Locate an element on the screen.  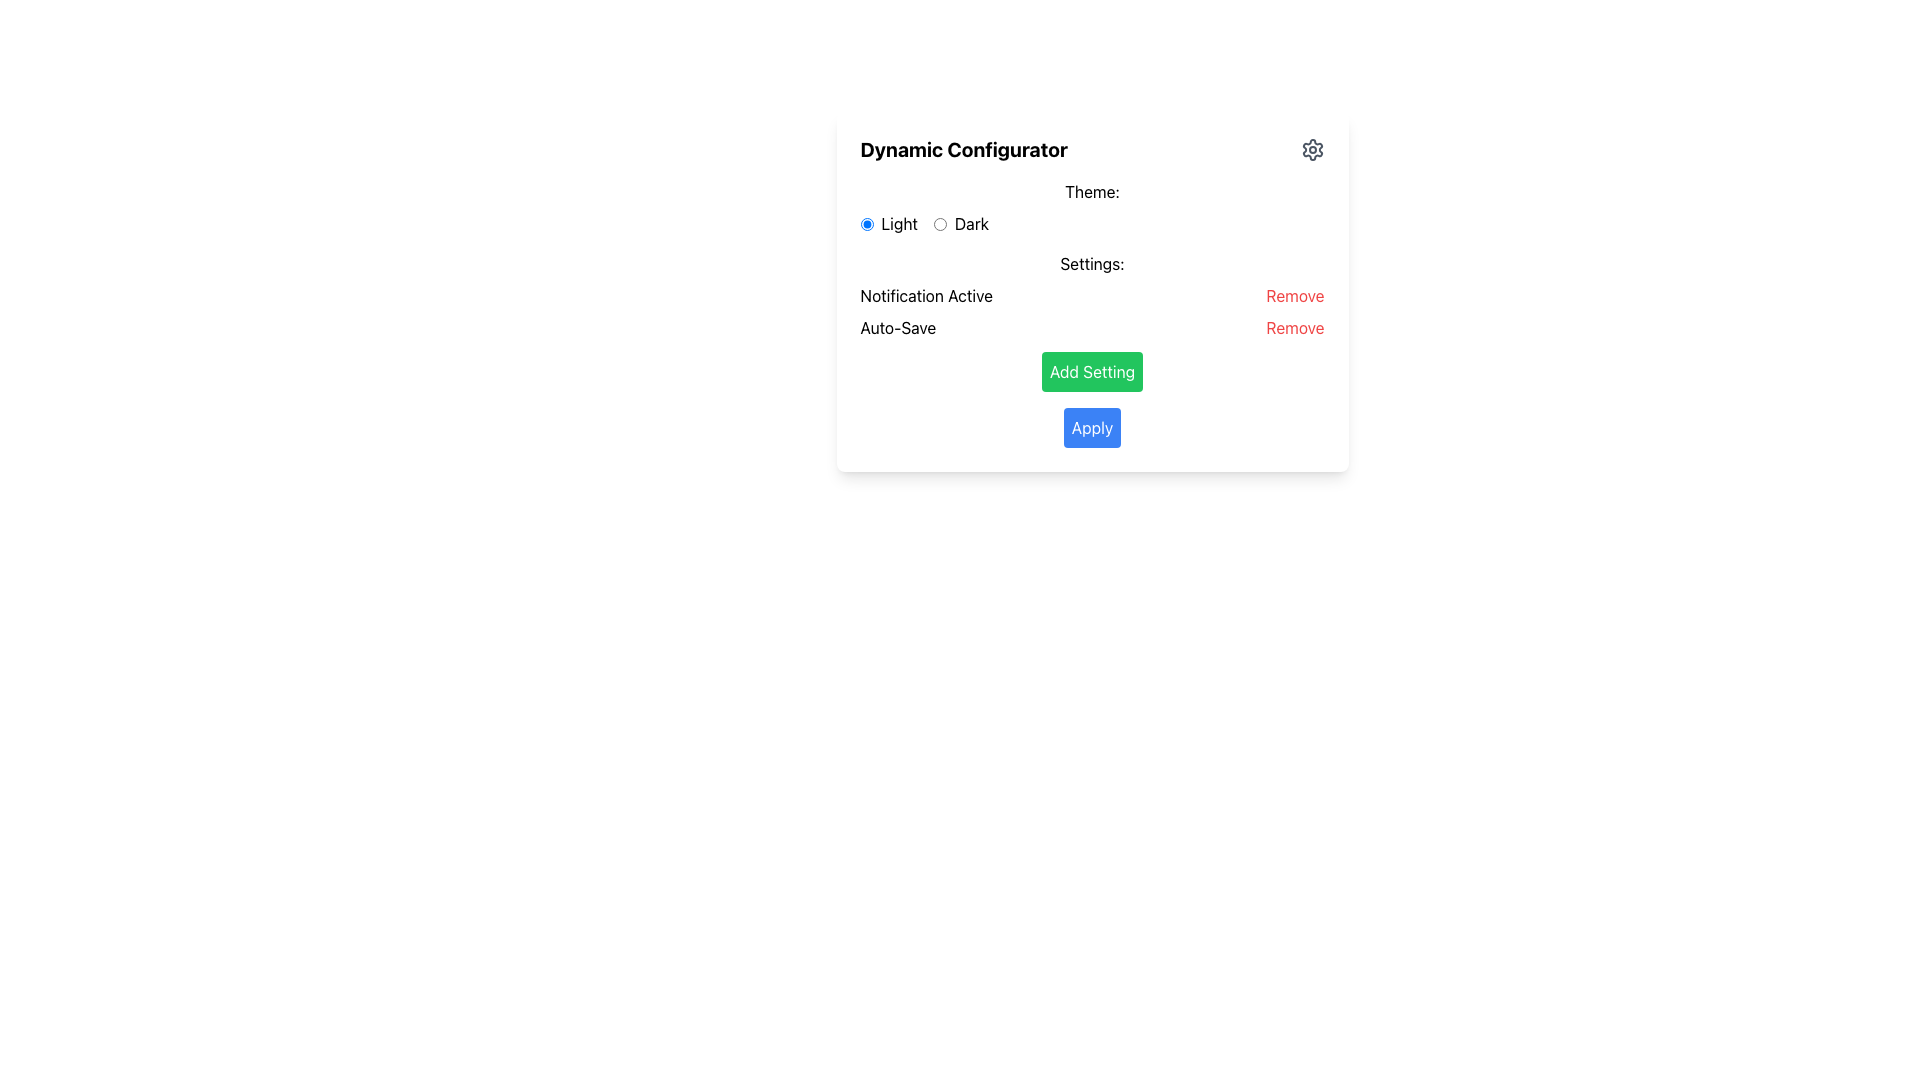
the static text label displaying 'Notification Active', which is bold and black, located within the settings section above the 'Auto-Save' label is located at coordinates (925, 296).